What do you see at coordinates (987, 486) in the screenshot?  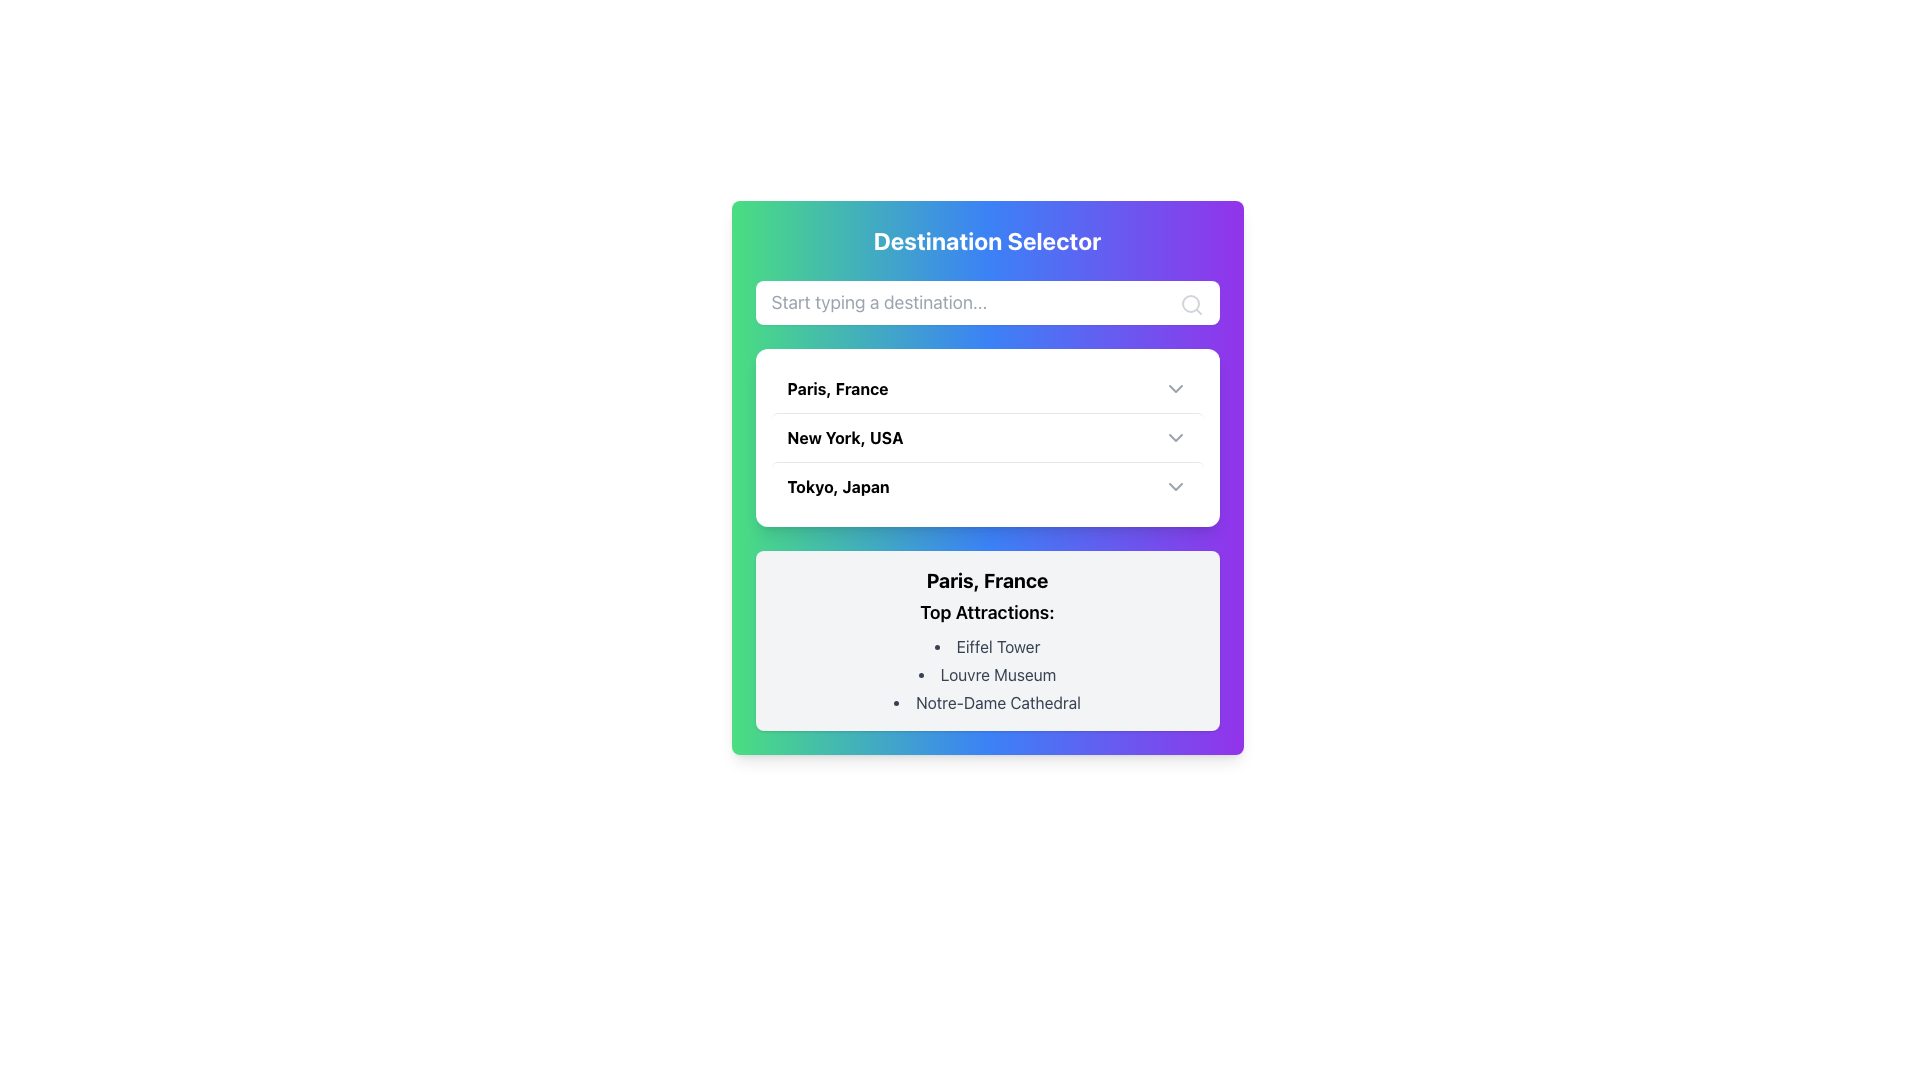 I see `the third list item in the 'Destination Selector' menu` at bounding box center [987, 486].